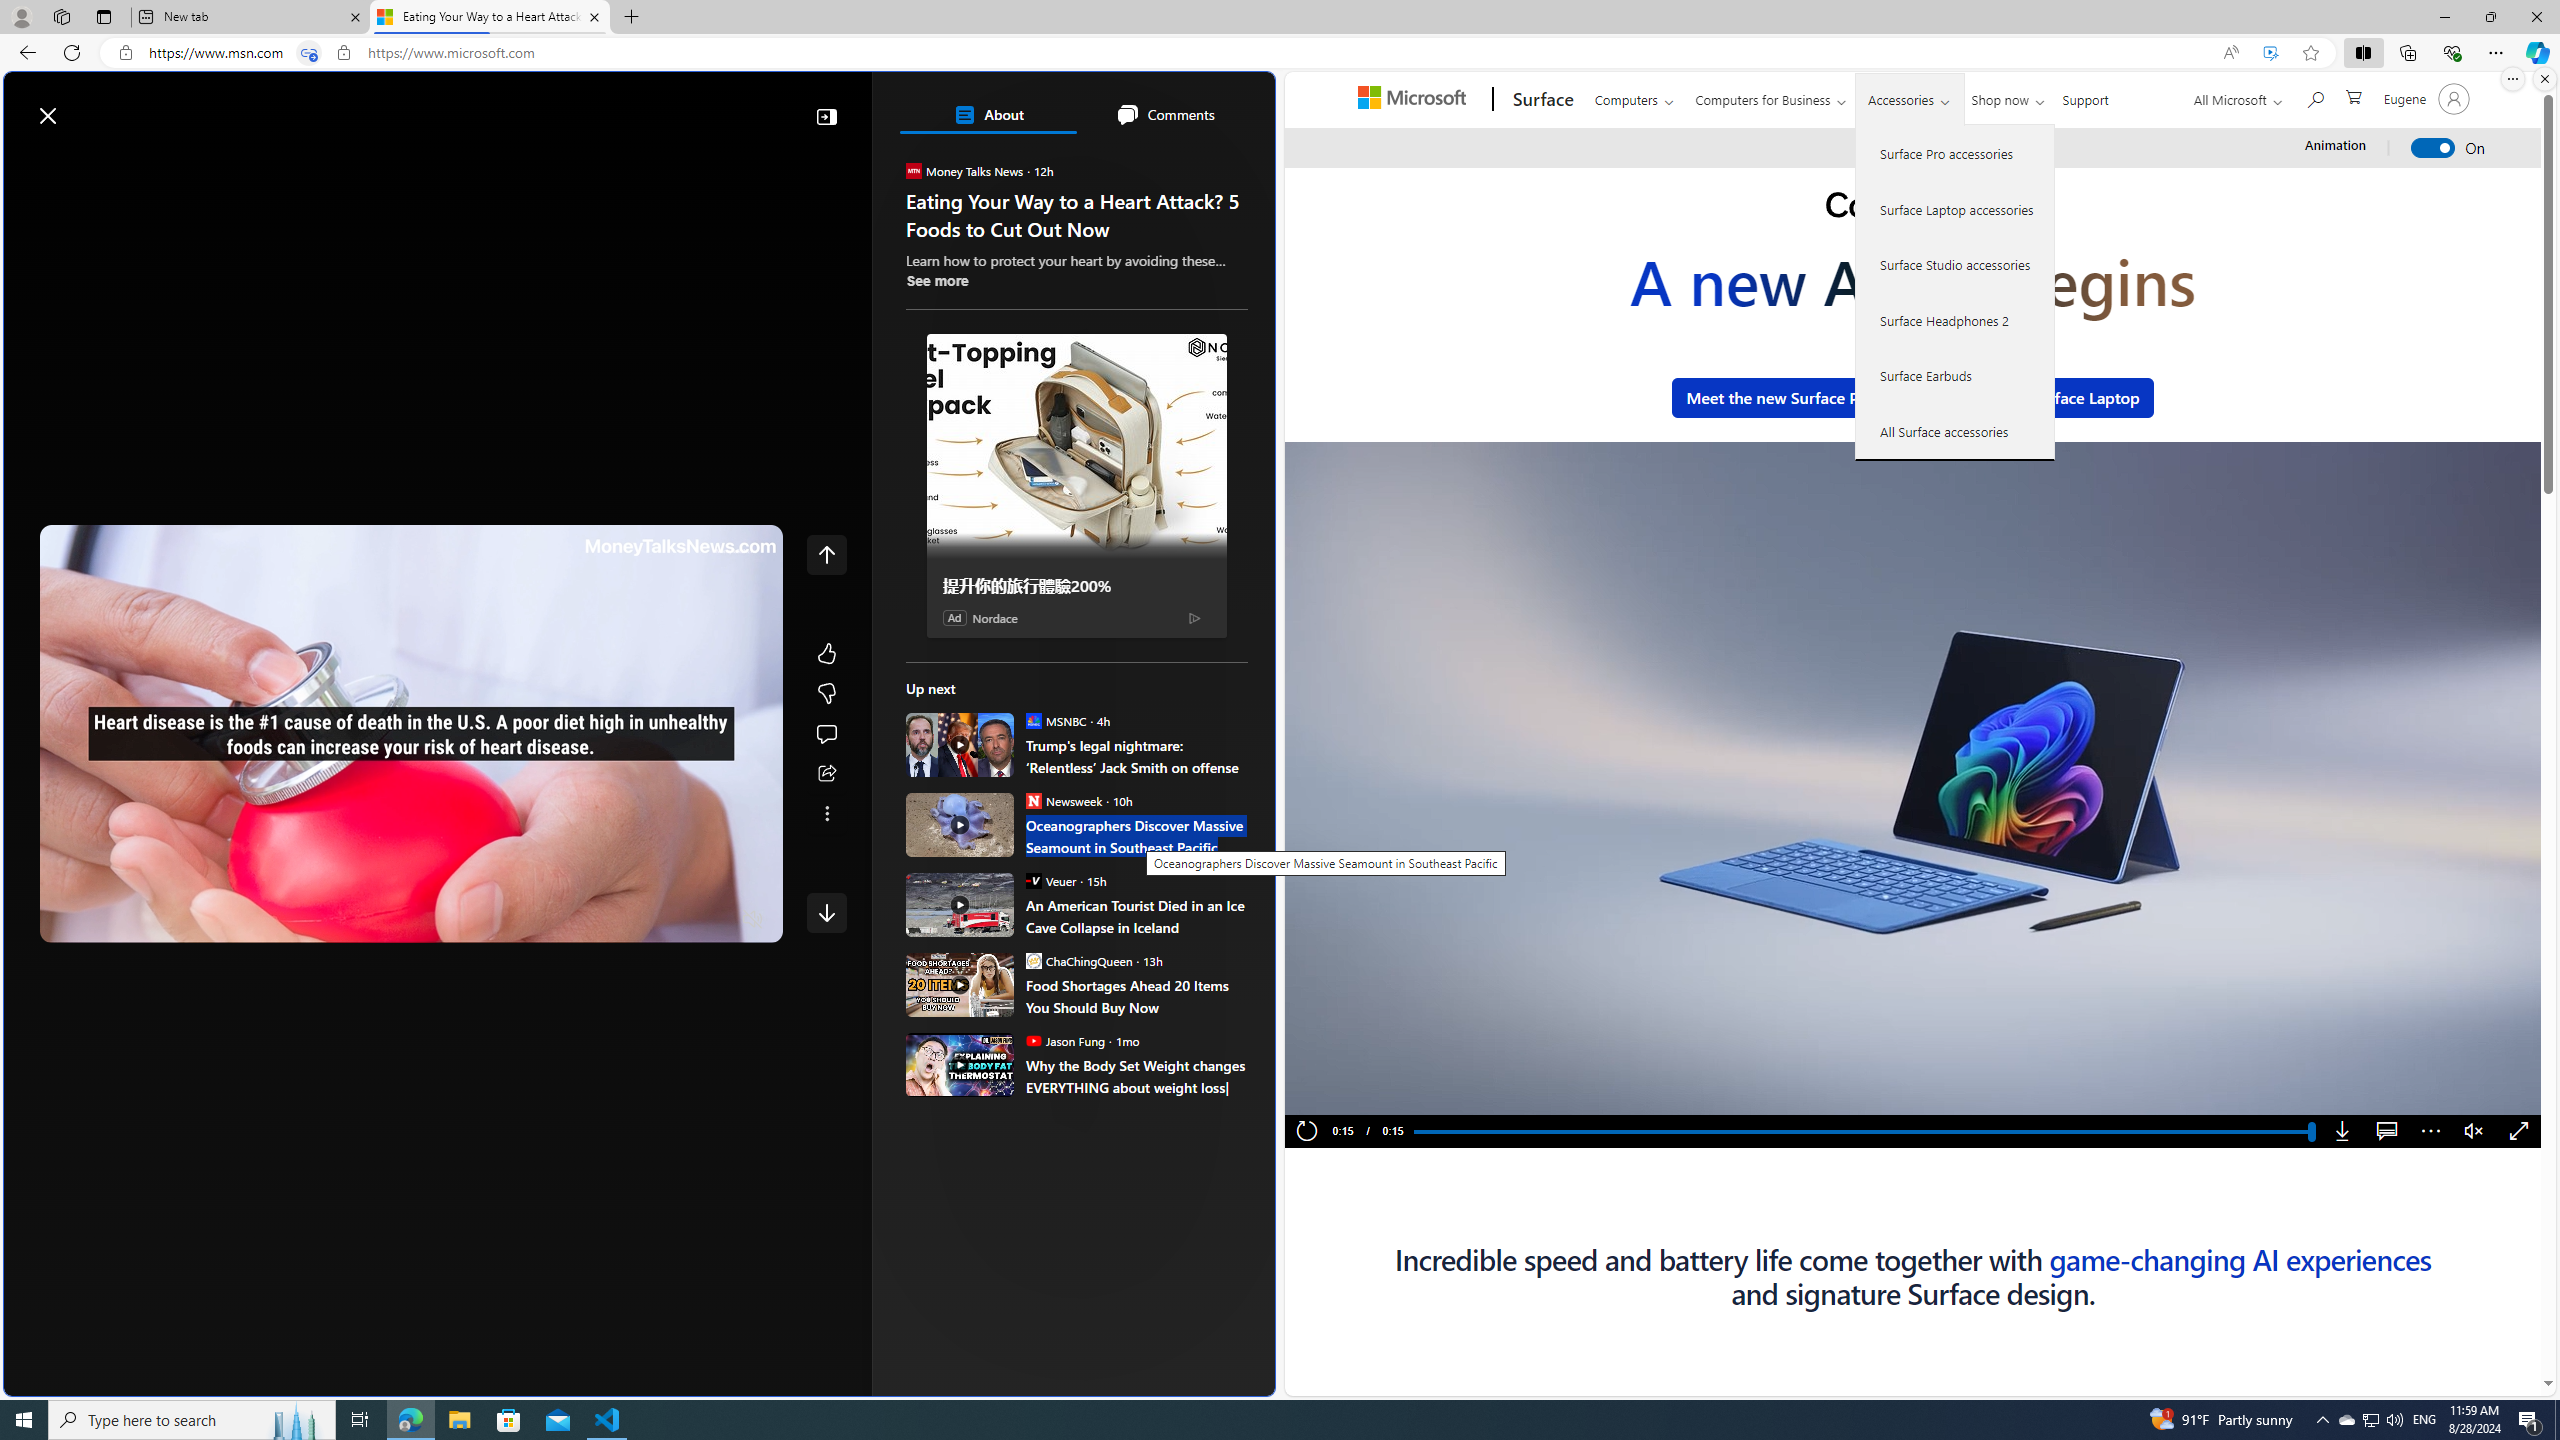 This screenshot has height=1440, width=2560. Describe the element at coordinates (2084, 95) in the screenshot. I see `'Support'` at that location.